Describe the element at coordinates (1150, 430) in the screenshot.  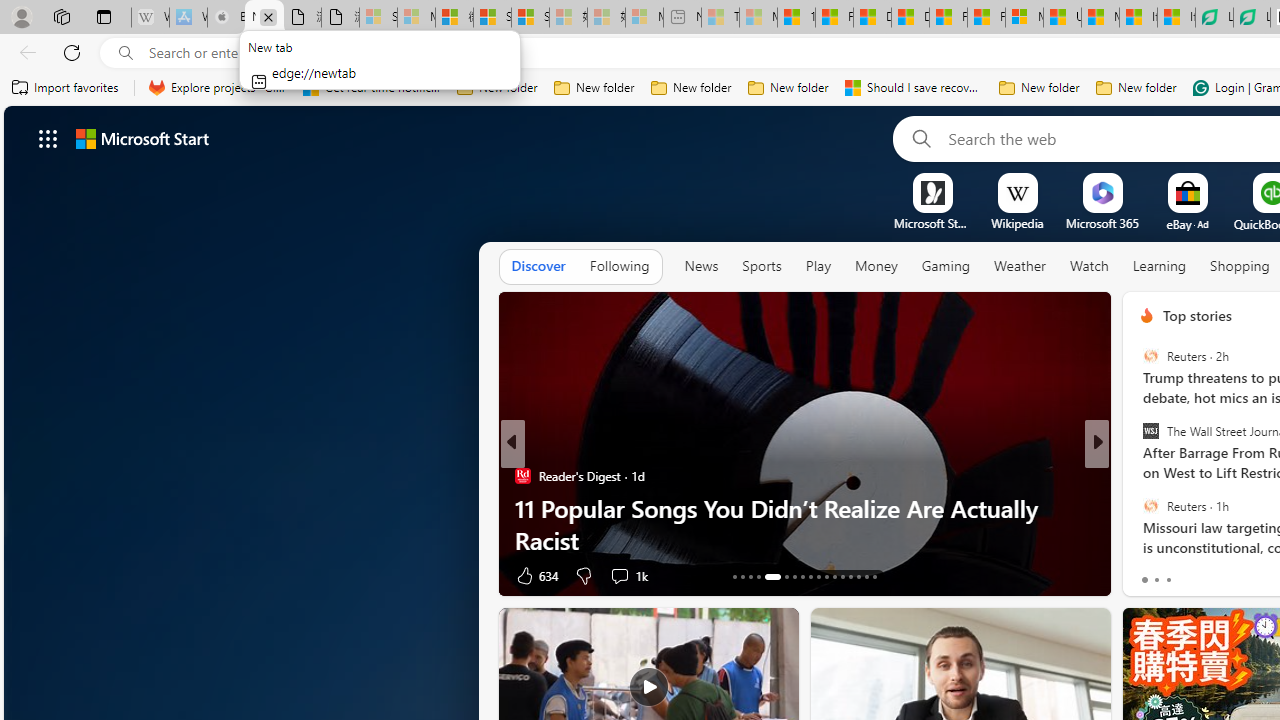
I see `'The Wall Street Journal'` at that location.